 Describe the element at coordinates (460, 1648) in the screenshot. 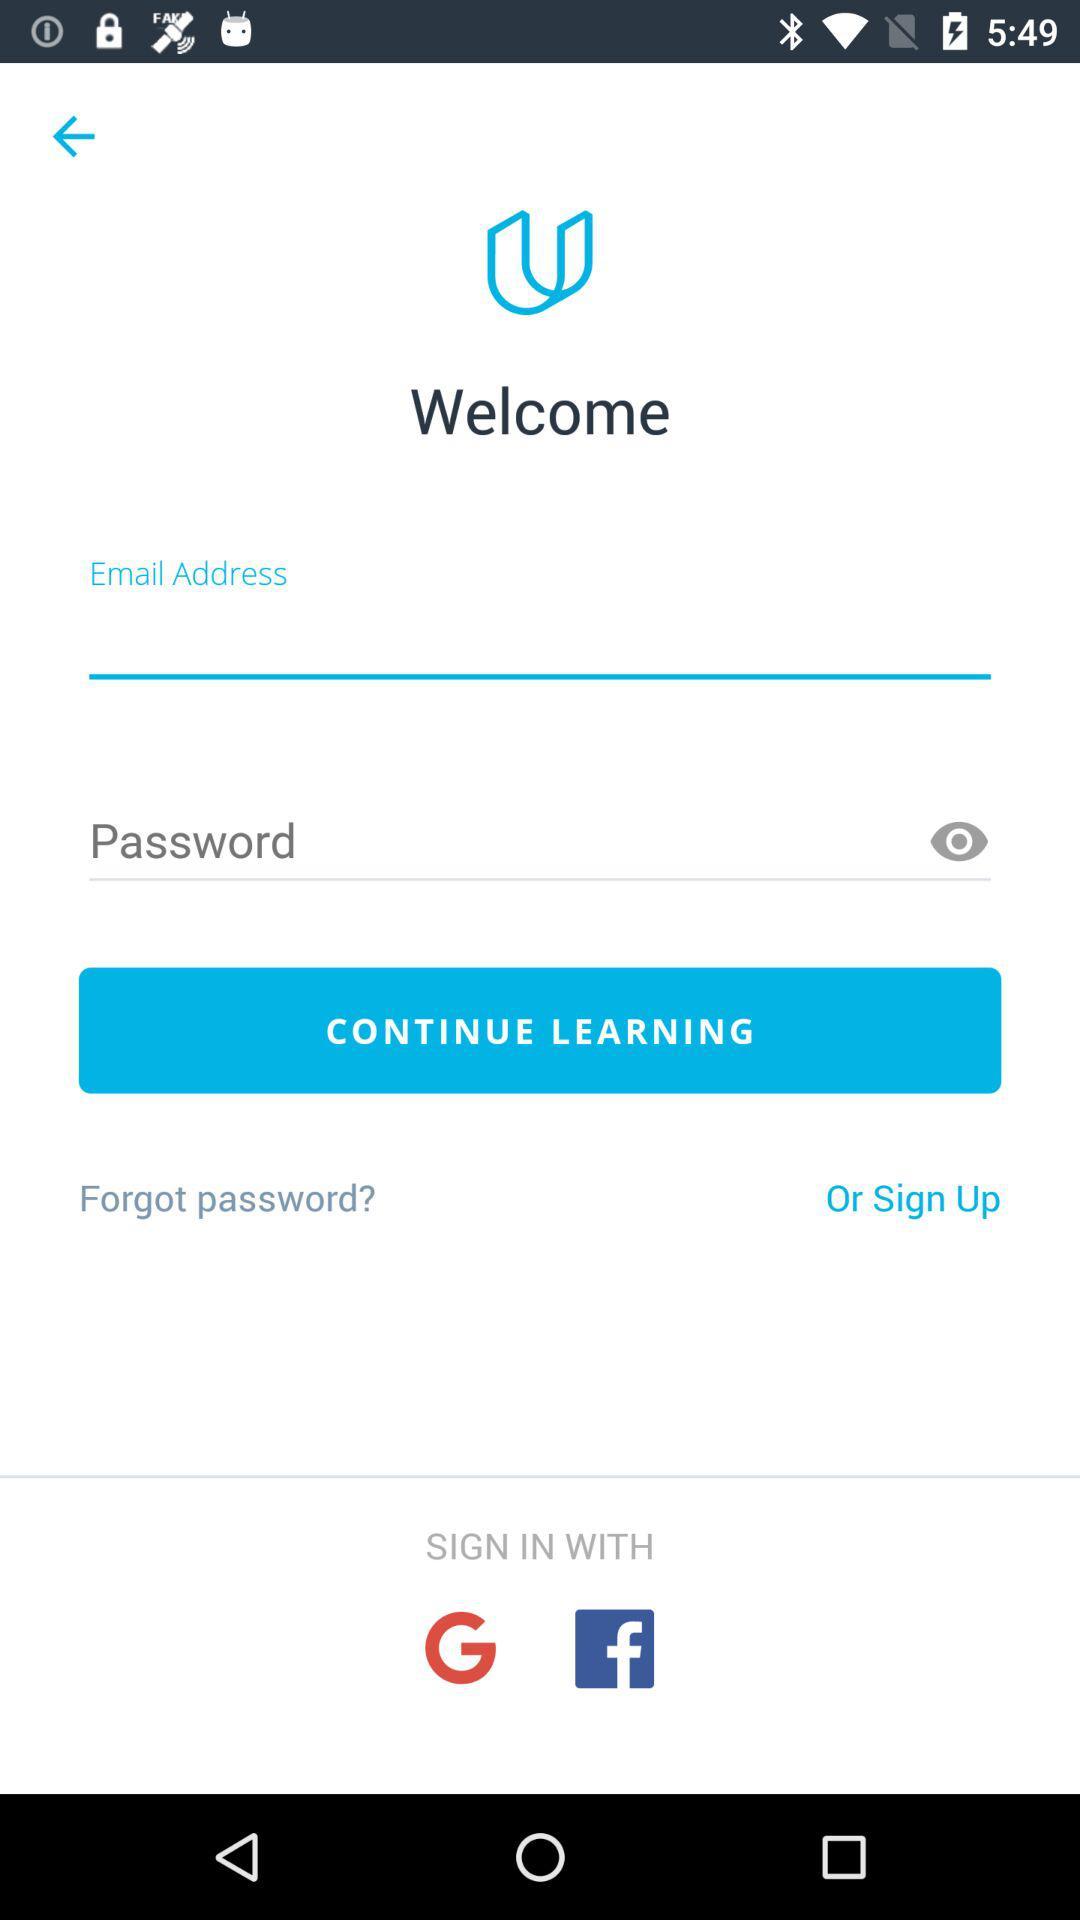

I see `google app` at that location.